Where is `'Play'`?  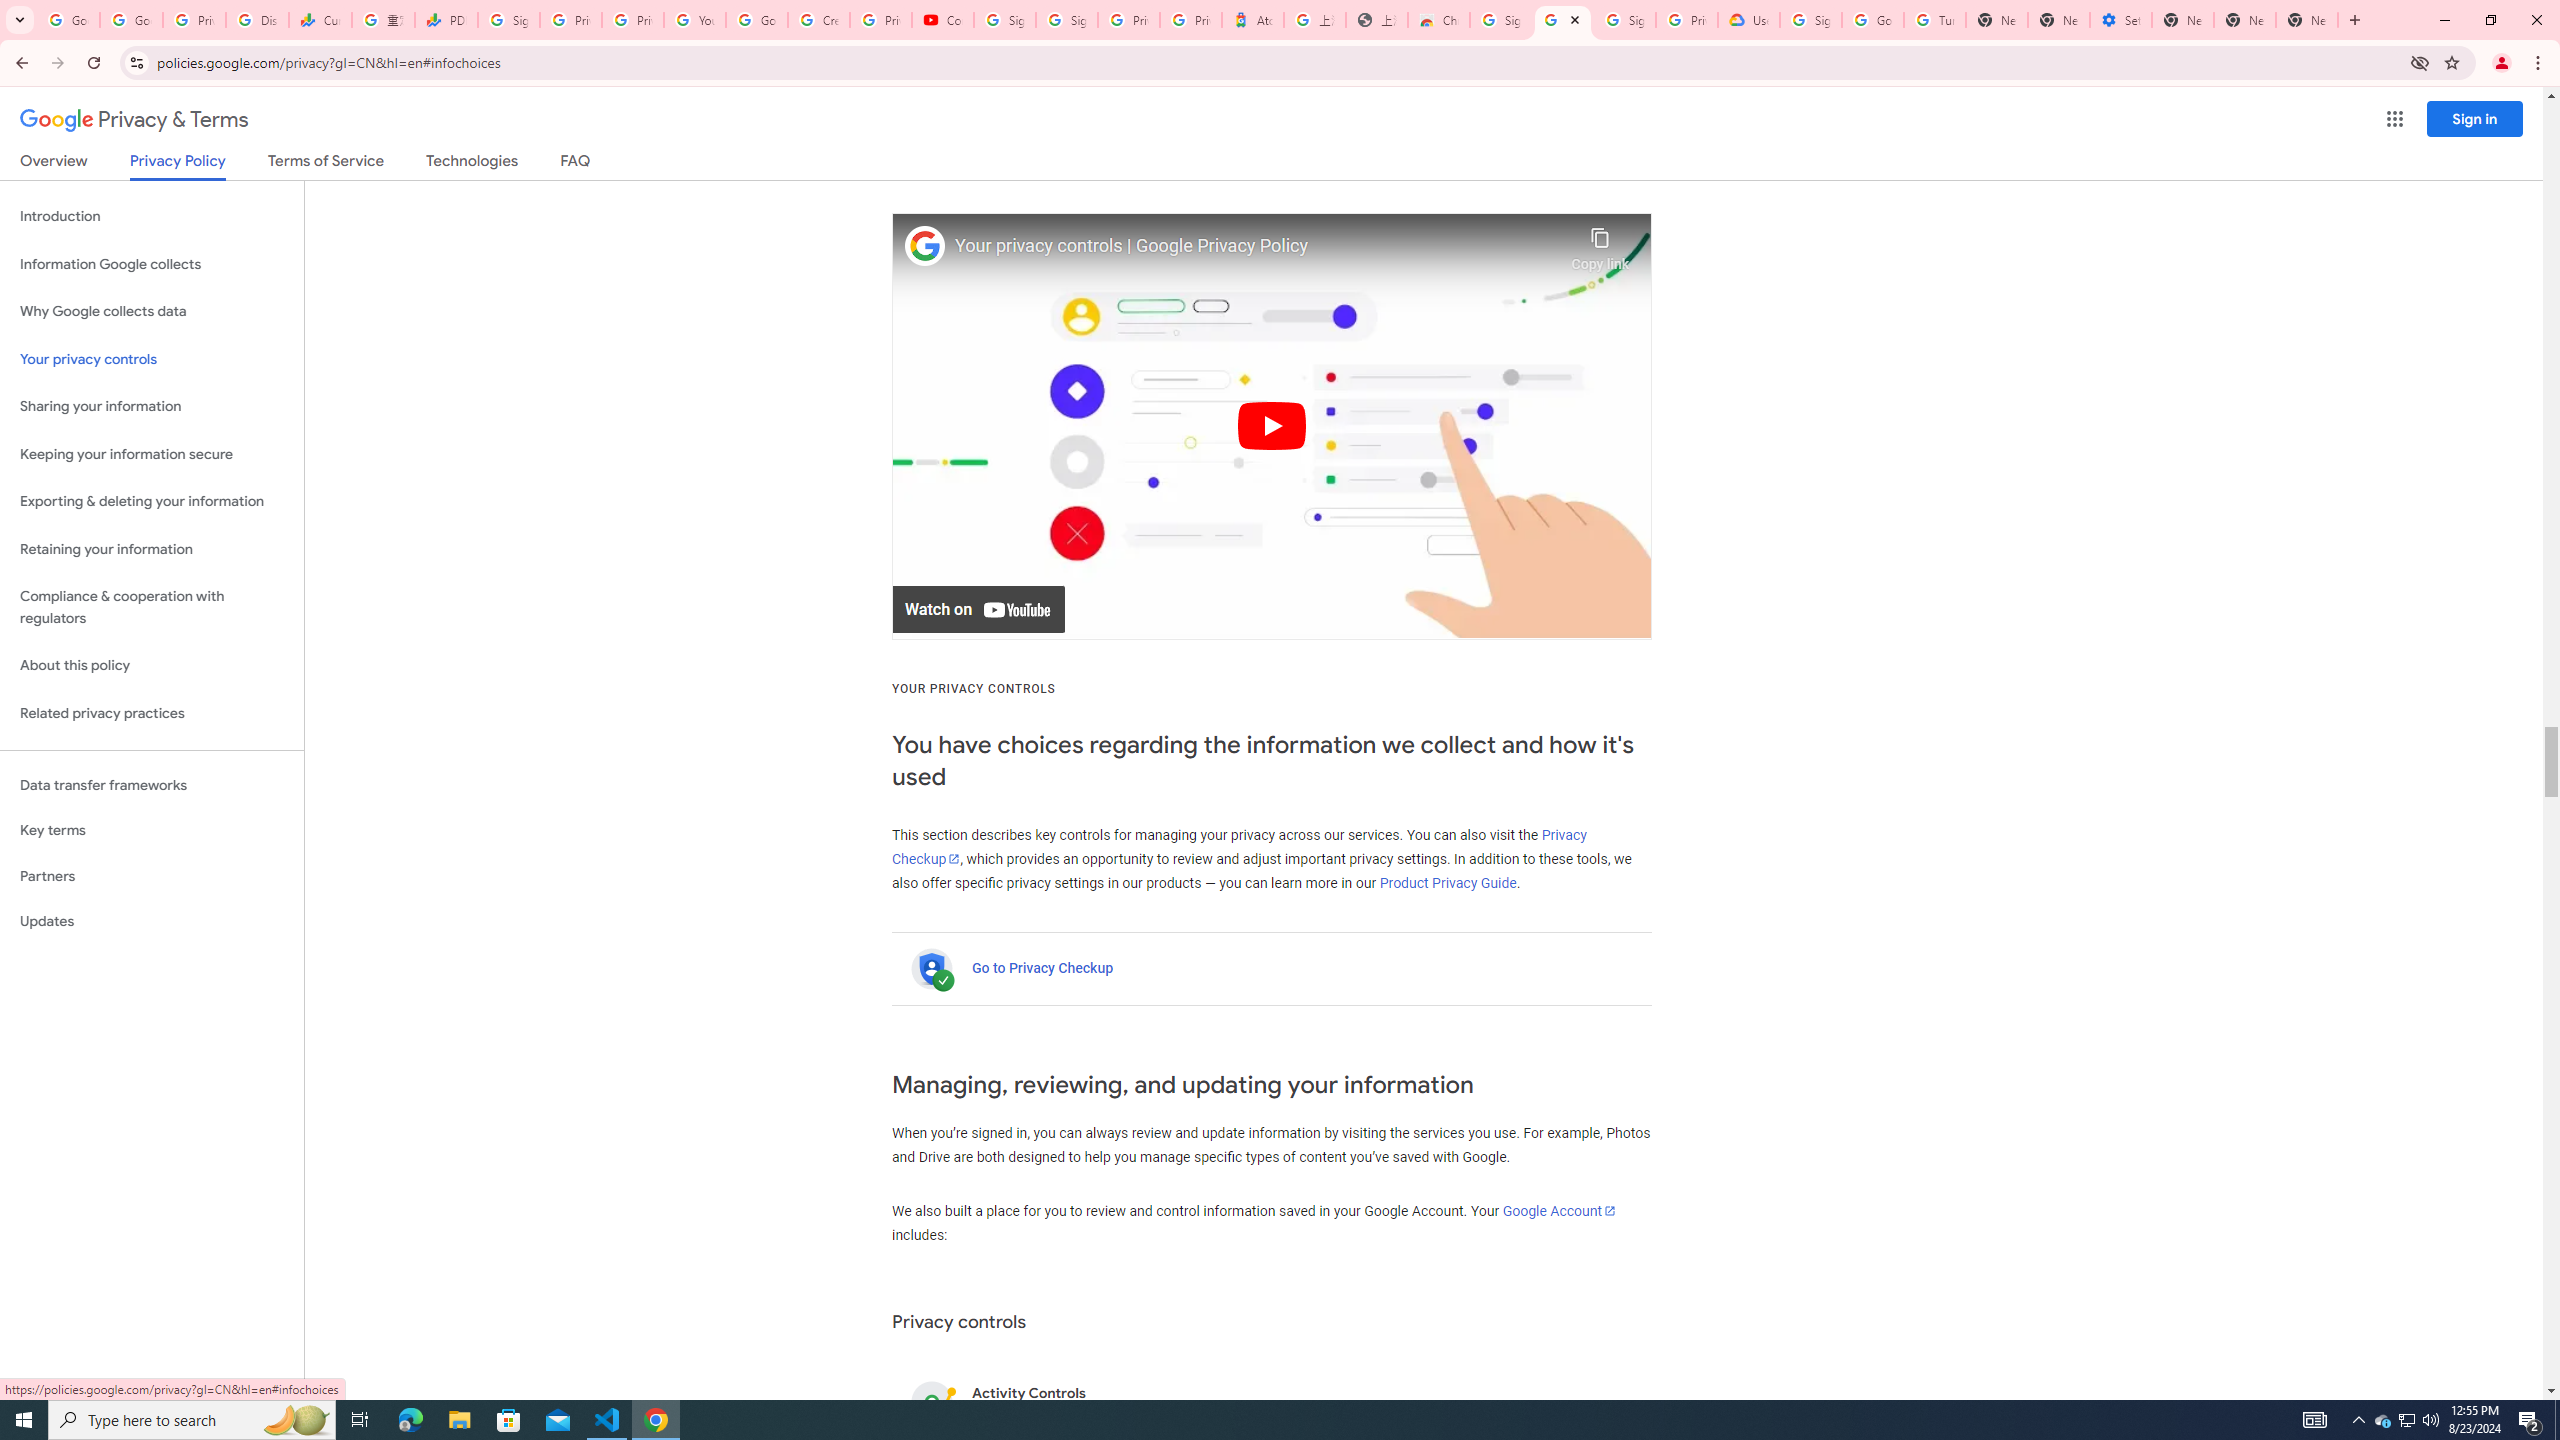
'Play' is located at coordinates (1271, 425).